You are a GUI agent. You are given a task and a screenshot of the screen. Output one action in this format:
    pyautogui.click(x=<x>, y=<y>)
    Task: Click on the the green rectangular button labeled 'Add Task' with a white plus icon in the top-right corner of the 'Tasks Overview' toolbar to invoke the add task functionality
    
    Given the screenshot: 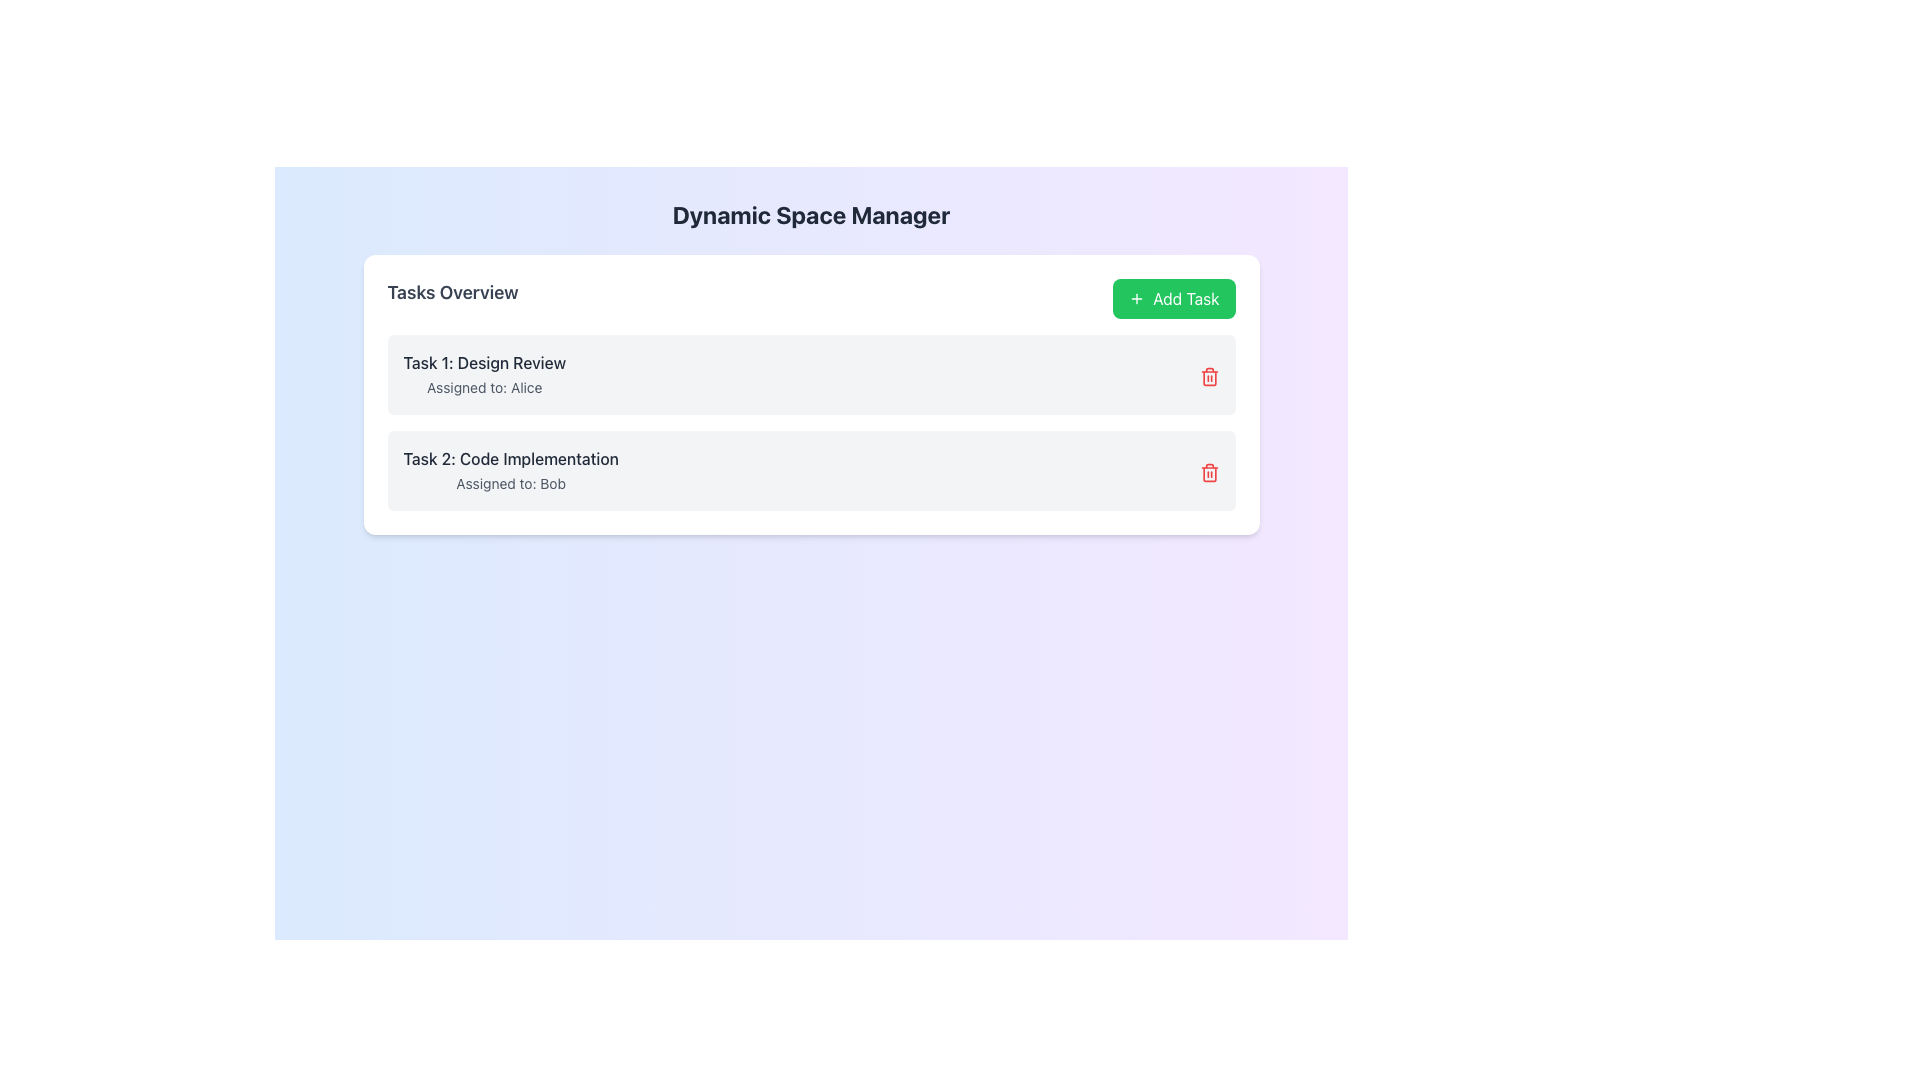 What is the action you would take?
    pyautogui.click(x=1174, y=299)
    